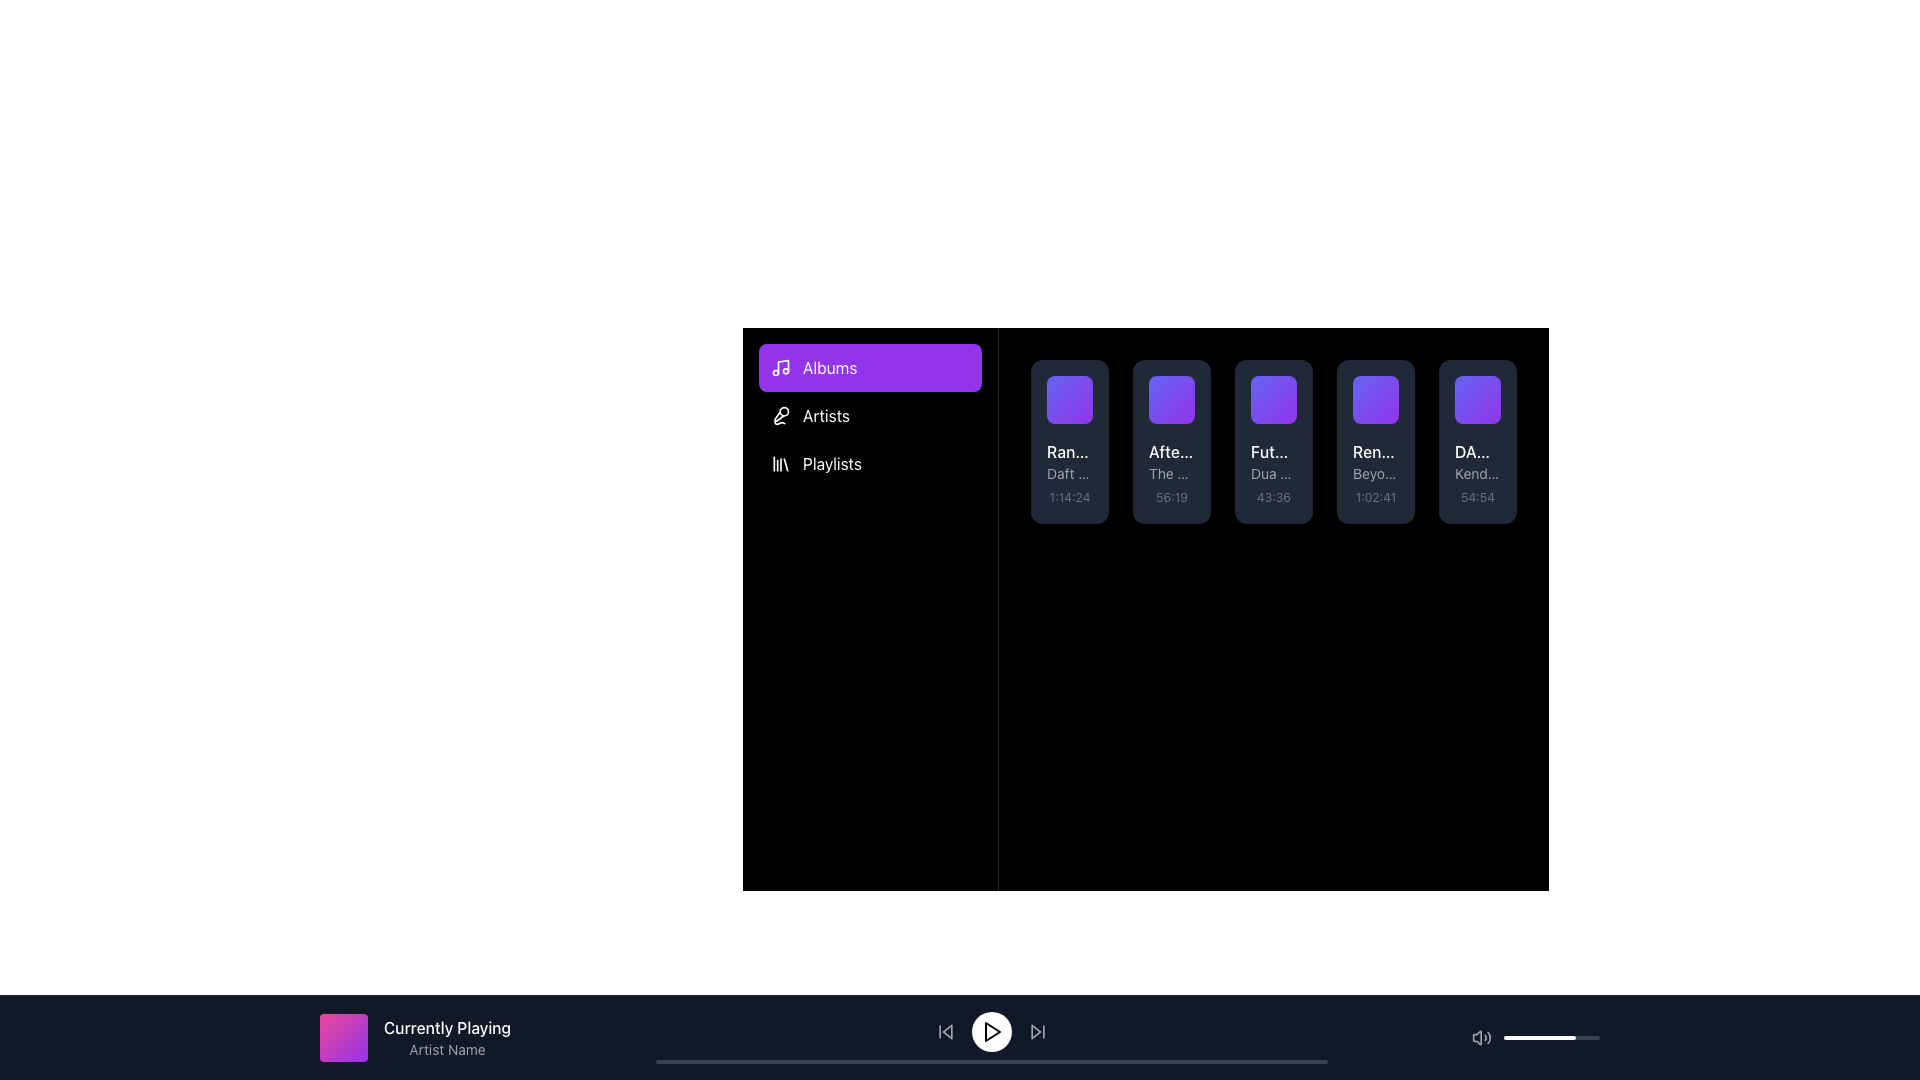 The height and width of the screenshot is (1080, 1920). What do you see at coordinates (870, 367) in the screenshot?
I see `the first button in the vertical stack of navigational options on the left-hand sidebar` at bounding box center [870, 367].